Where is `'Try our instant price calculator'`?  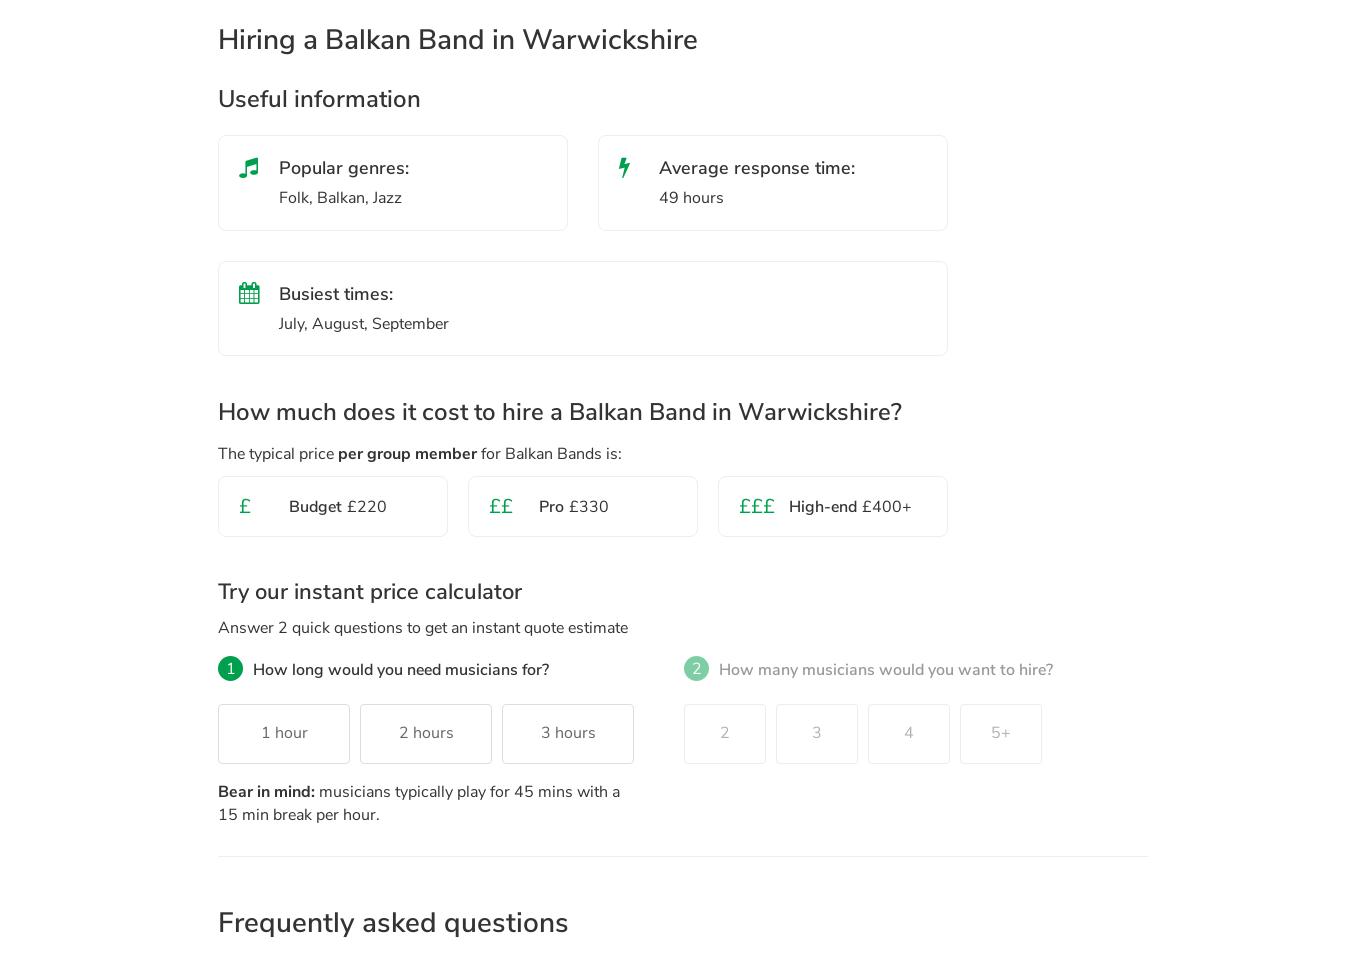
'Try our instant price calculator' is located at coordinates (369, 590).